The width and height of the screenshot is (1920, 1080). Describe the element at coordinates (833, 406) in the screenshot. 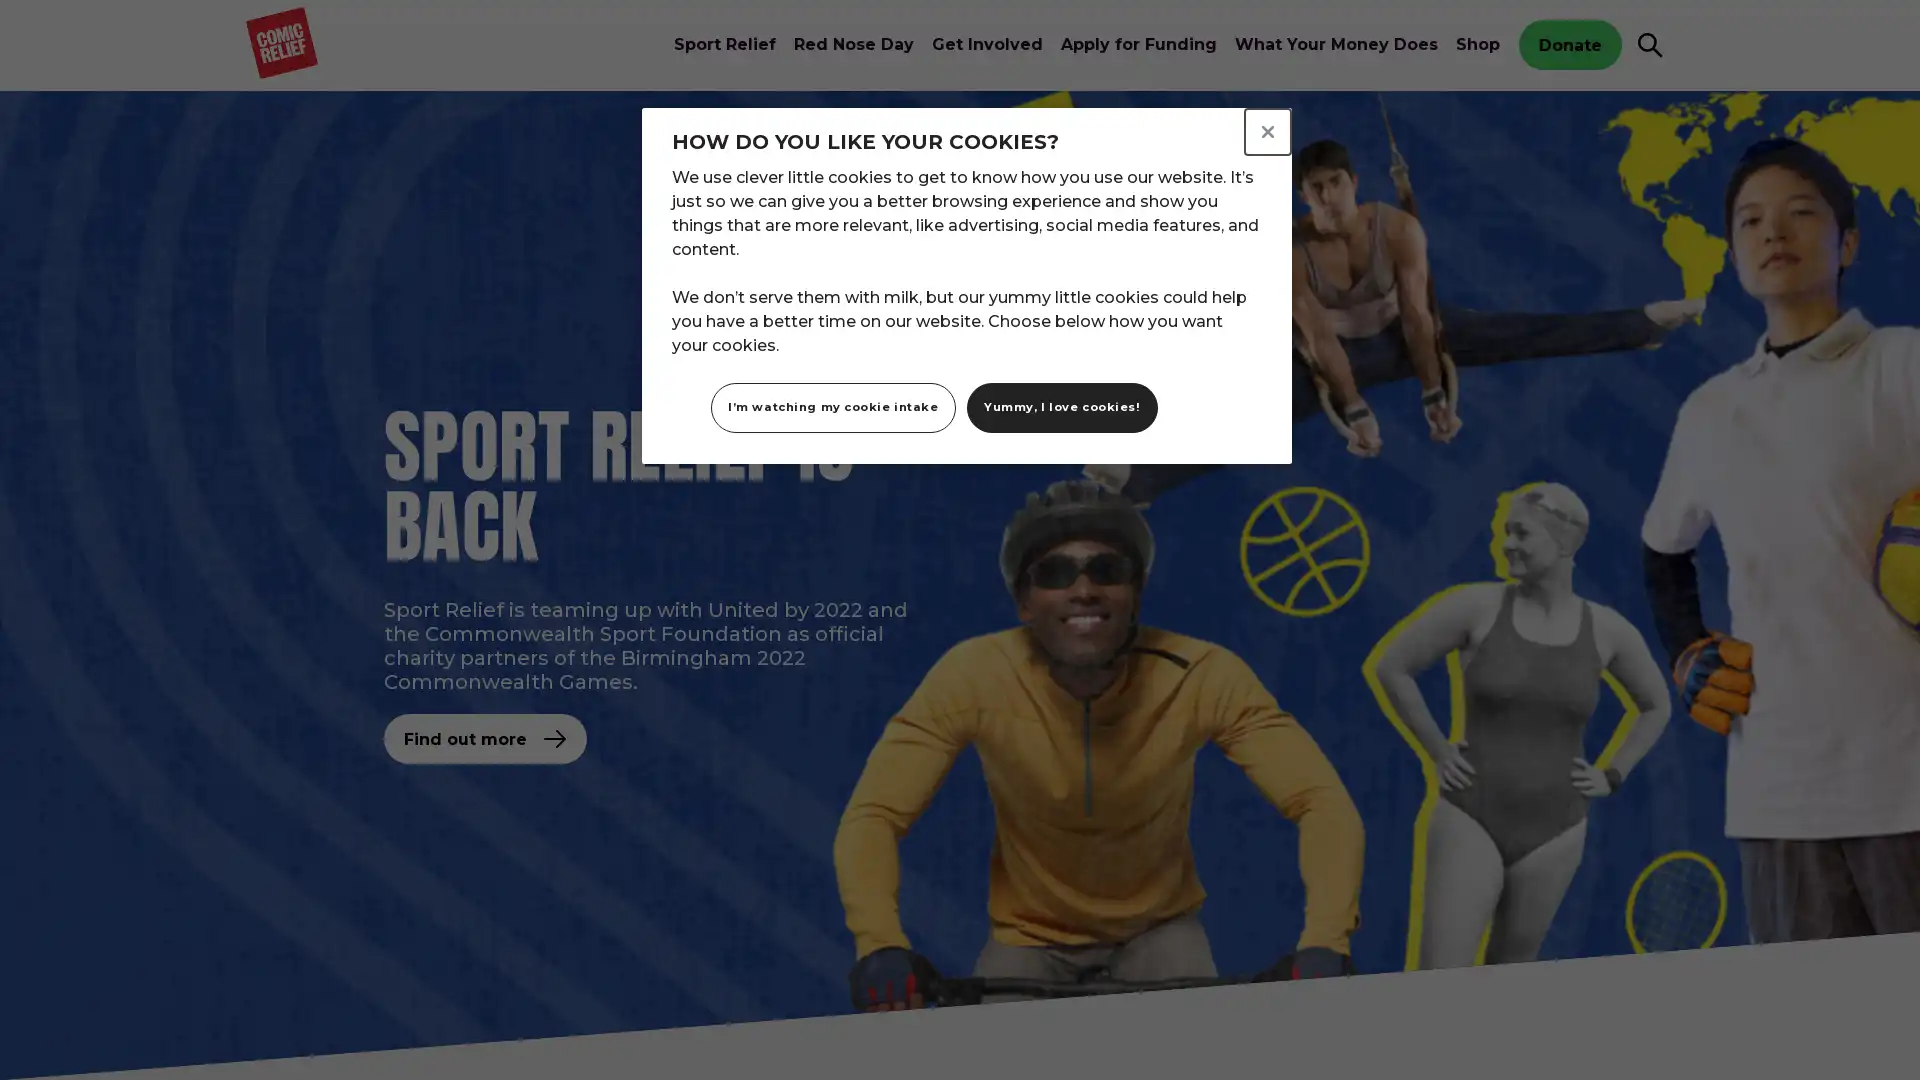

I see `Im watching my cookie intake` at that location.